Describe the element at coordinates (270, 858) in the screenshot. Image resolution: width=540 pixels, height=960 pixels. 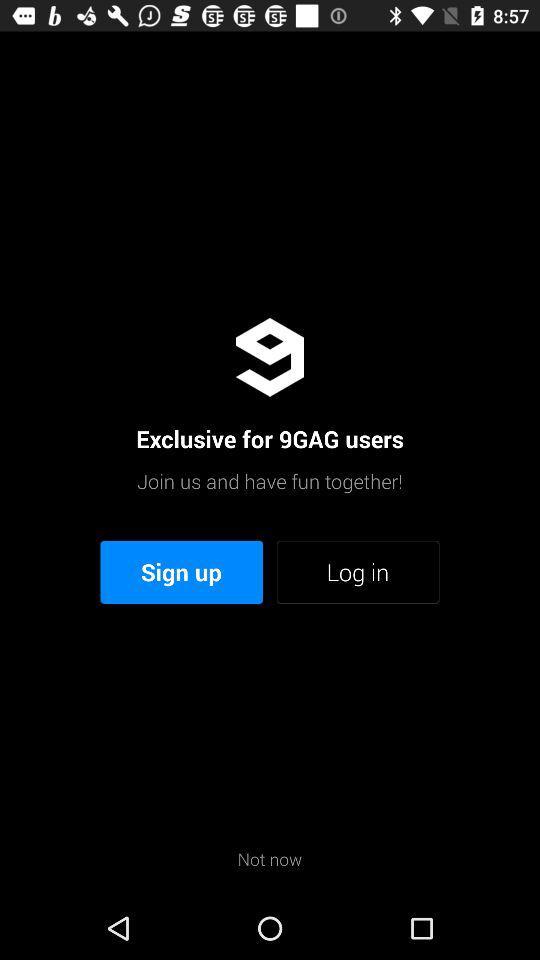
I see `not now` at that location.